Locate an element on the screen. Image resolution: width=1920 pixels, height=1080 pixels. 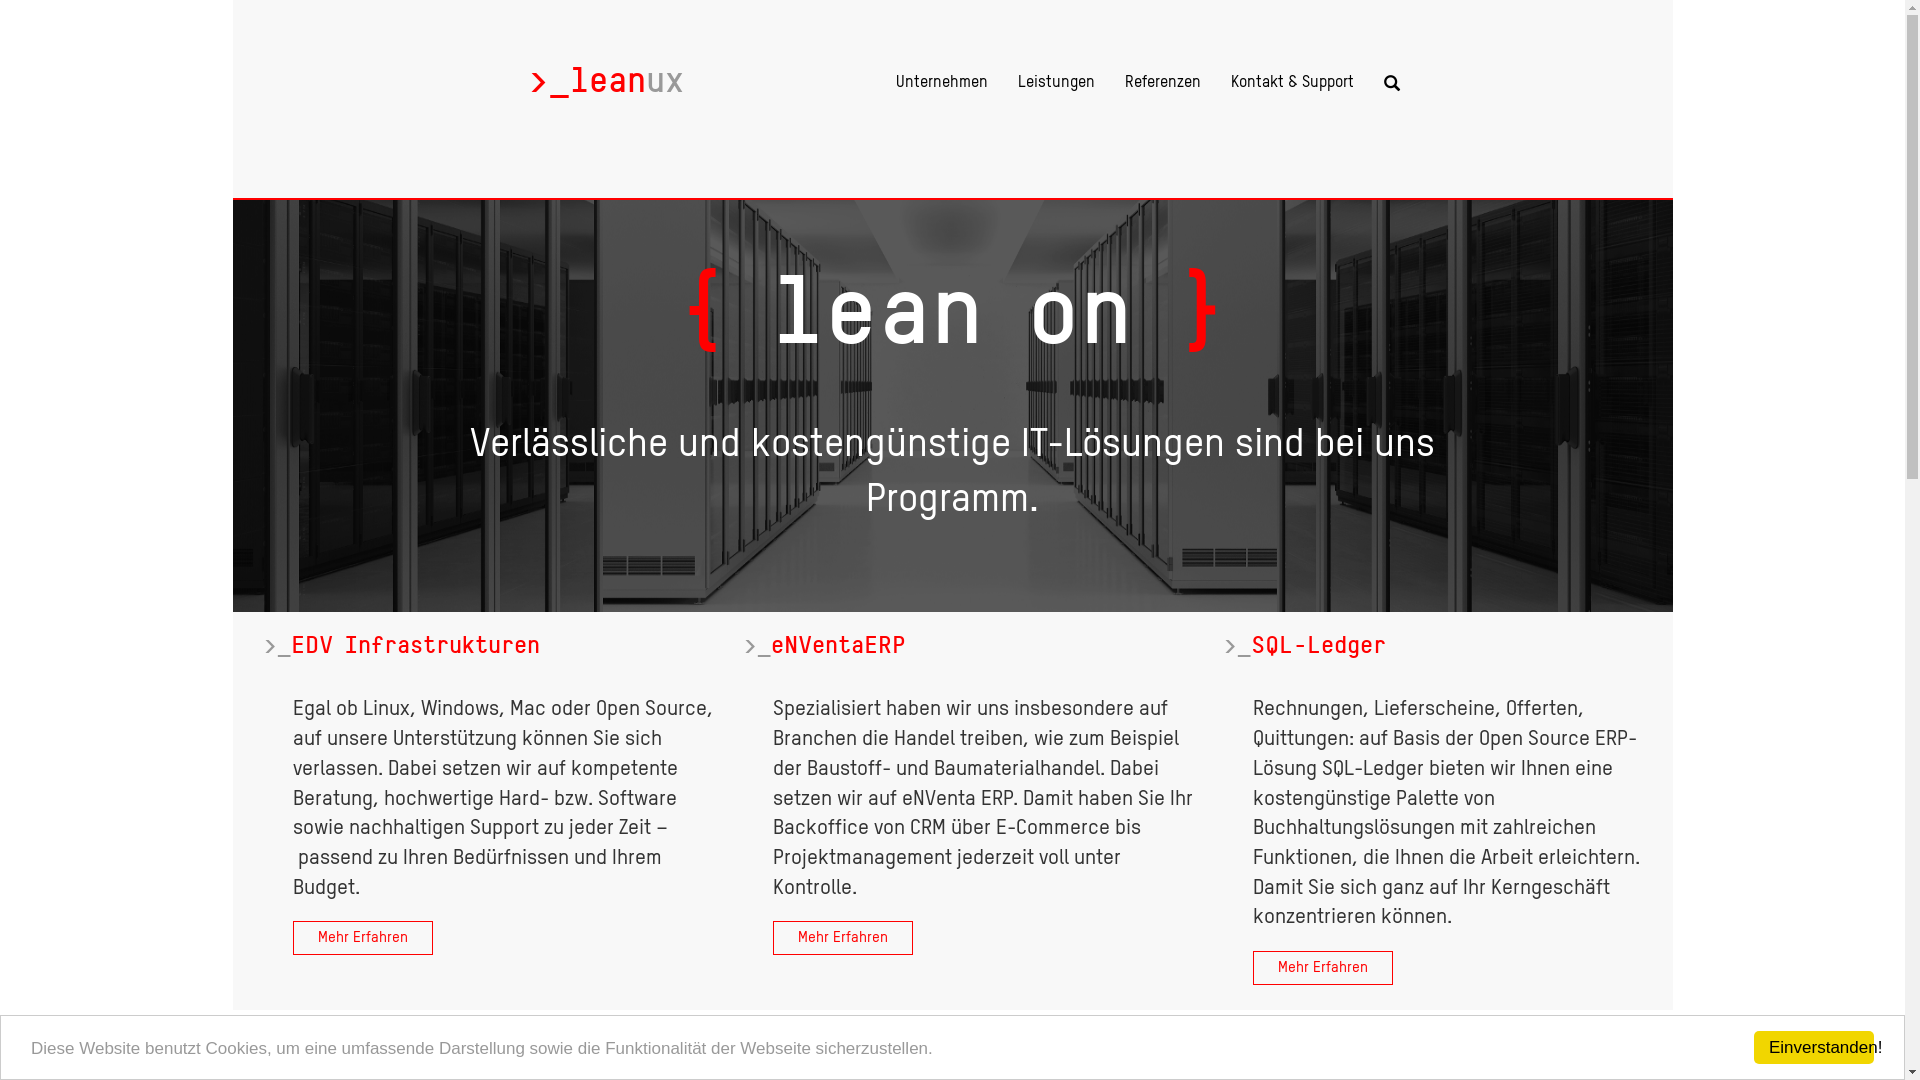
'Einverstanden!' is located at coordinates (1814, 1046).